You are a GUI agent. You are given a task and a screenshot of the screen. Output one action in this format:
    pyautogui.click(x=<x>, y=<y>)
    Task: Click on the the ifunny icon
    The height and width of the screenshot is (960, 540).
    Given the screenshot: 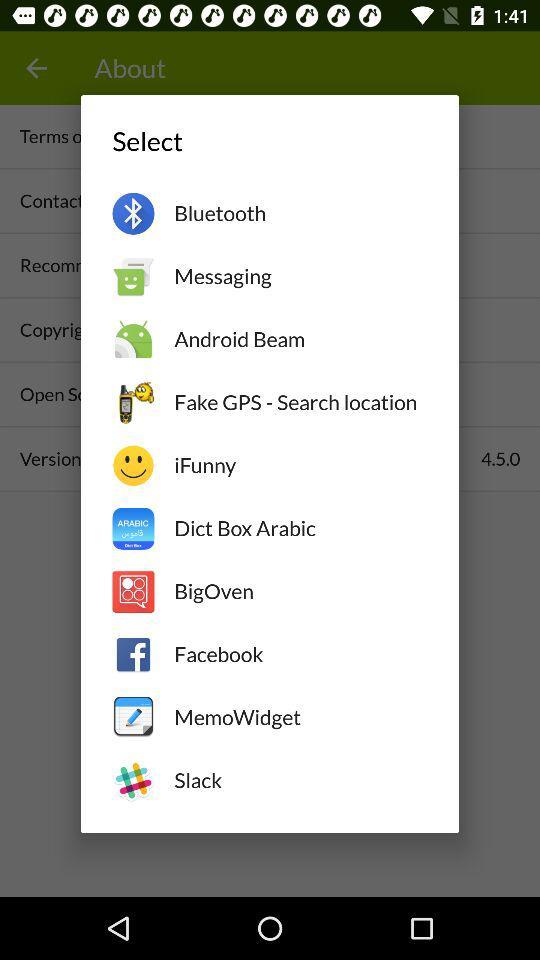 What is the action you would take?
    pyautogui.click(x=299, y=465)
    